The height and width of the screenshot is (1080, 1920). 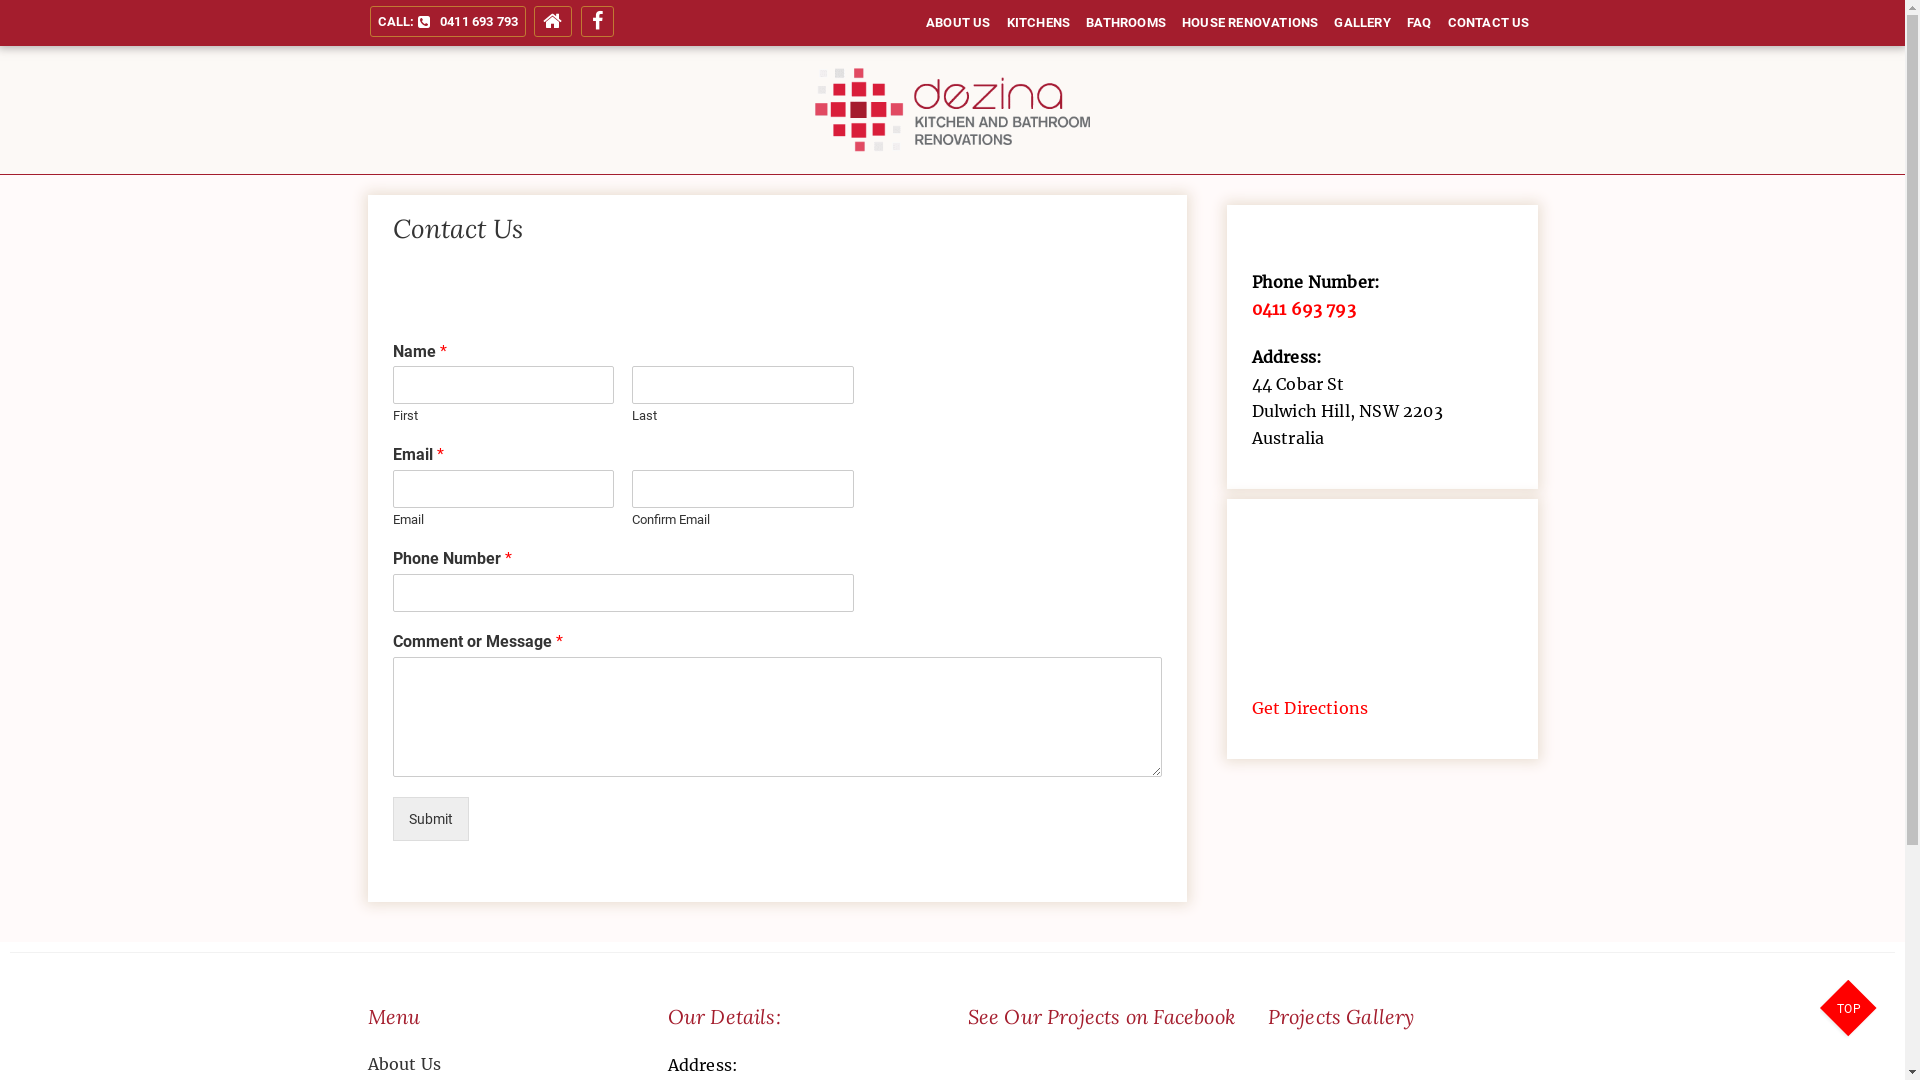 What do you see at coordinates (1418, 23) in the screenshot?
I see `'FAQ'` at bounding box center [1418, 23].